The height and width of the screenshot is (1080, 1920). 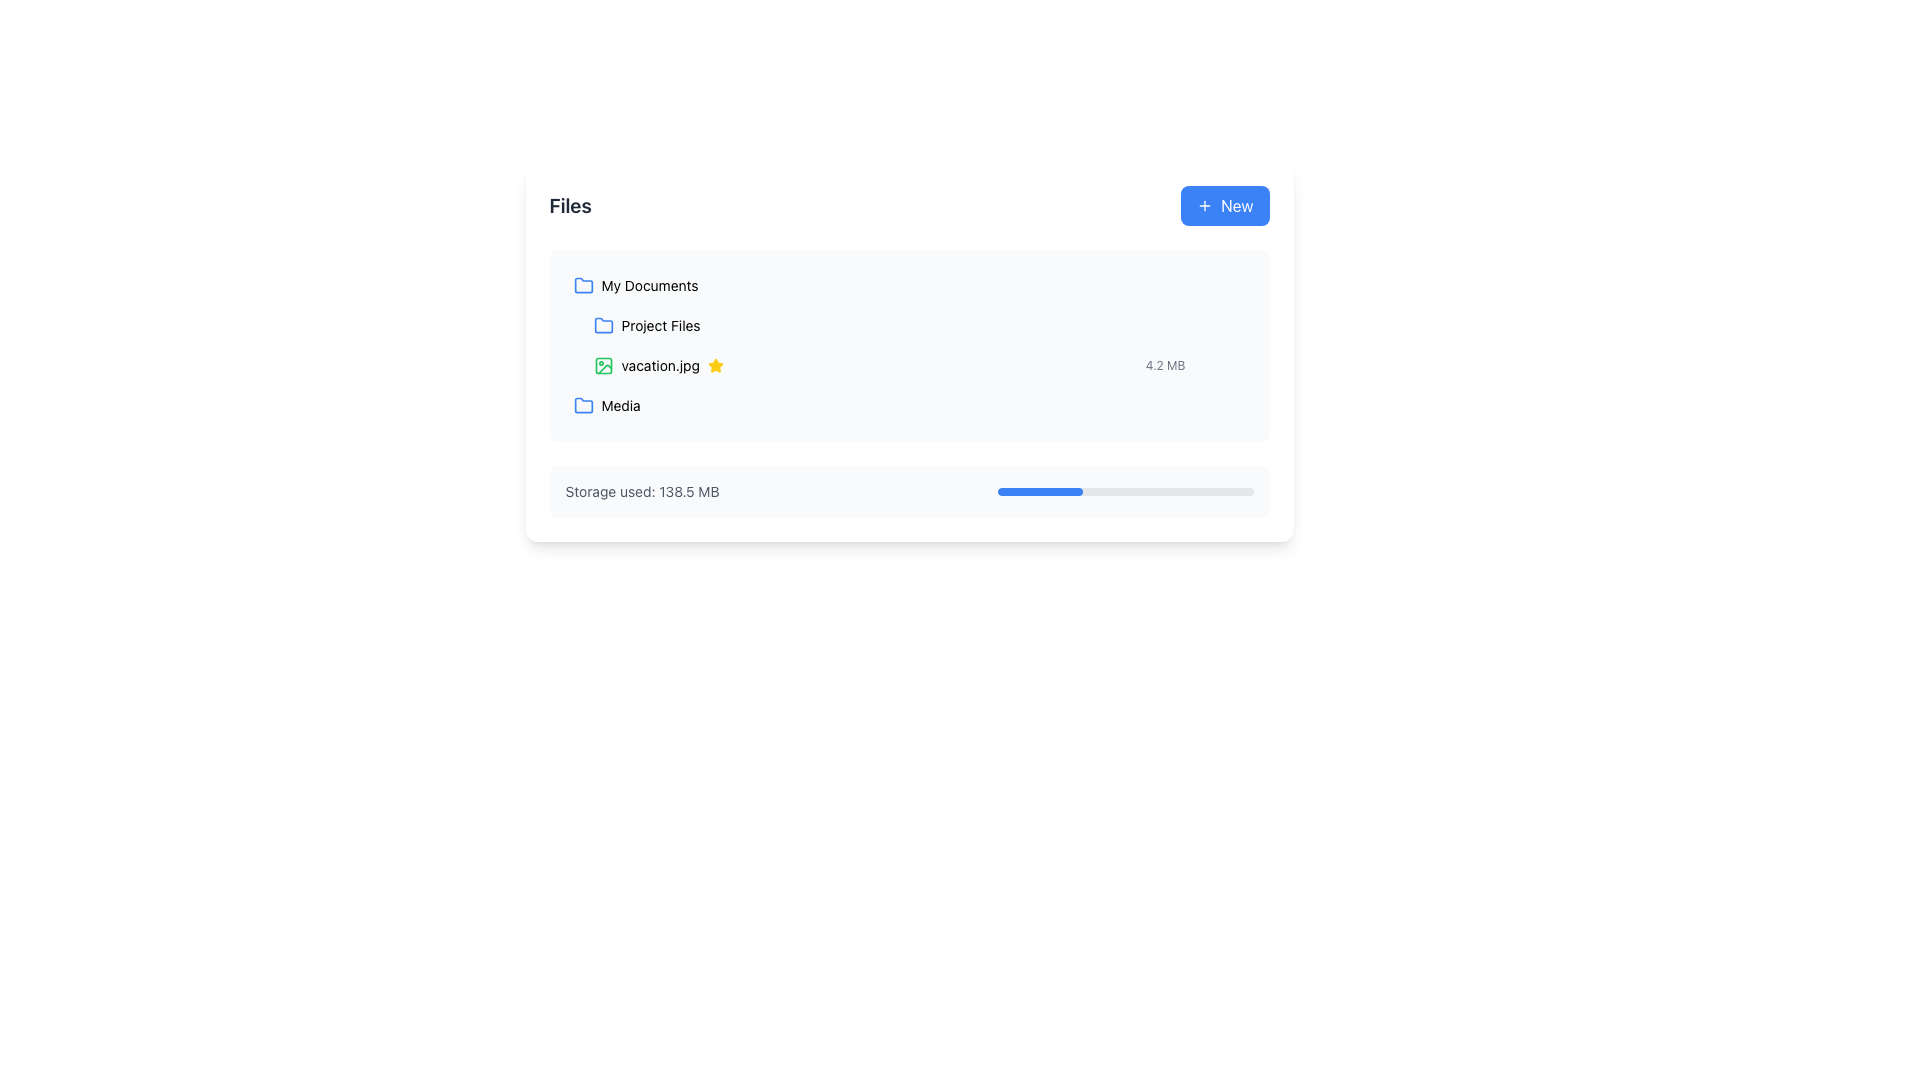 I want to click on the icon representing the action to create or add a new item located at the center of the 'New' button in the top-right corner of the file management interface, so click(x=1203, y=205).